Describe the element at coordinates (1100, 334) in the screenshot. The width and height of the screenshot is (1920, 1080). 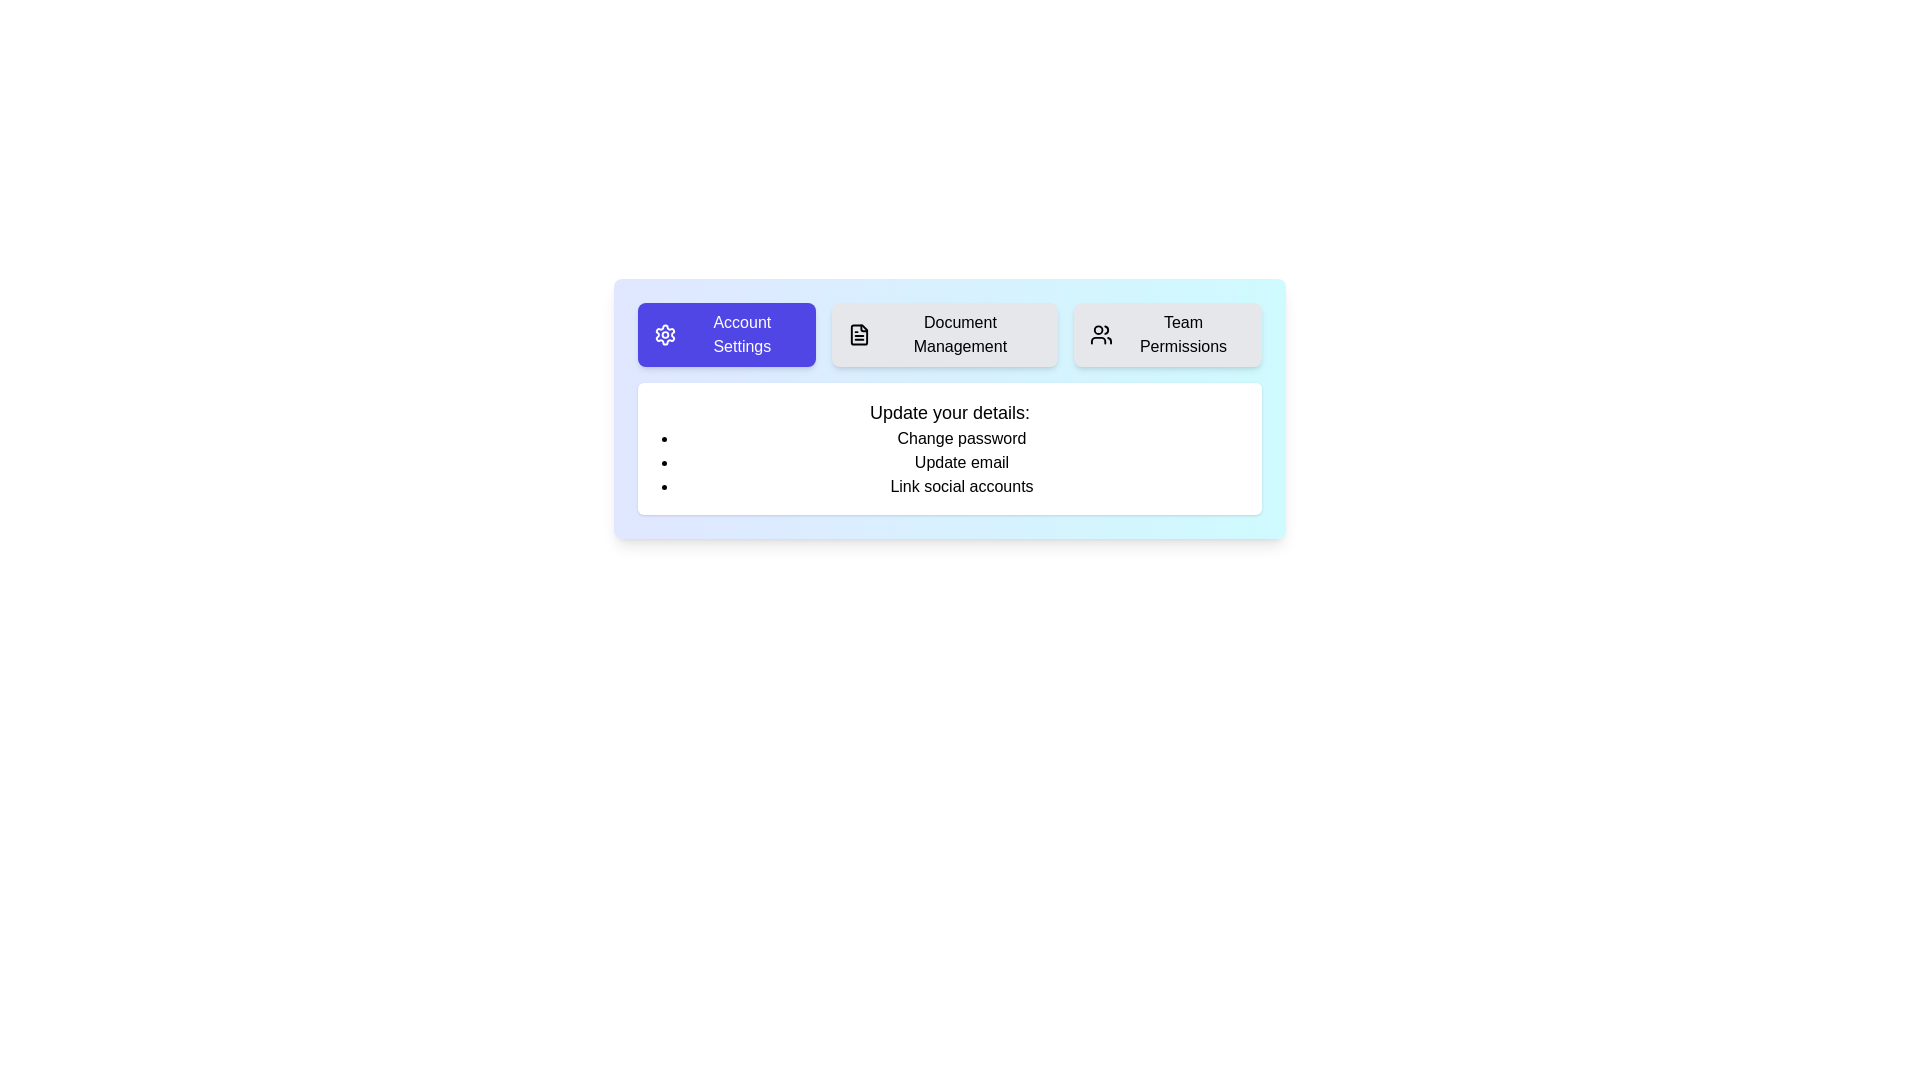
I see `the 'Team Permissions' button located in the horizontal navigation bar` at that location.